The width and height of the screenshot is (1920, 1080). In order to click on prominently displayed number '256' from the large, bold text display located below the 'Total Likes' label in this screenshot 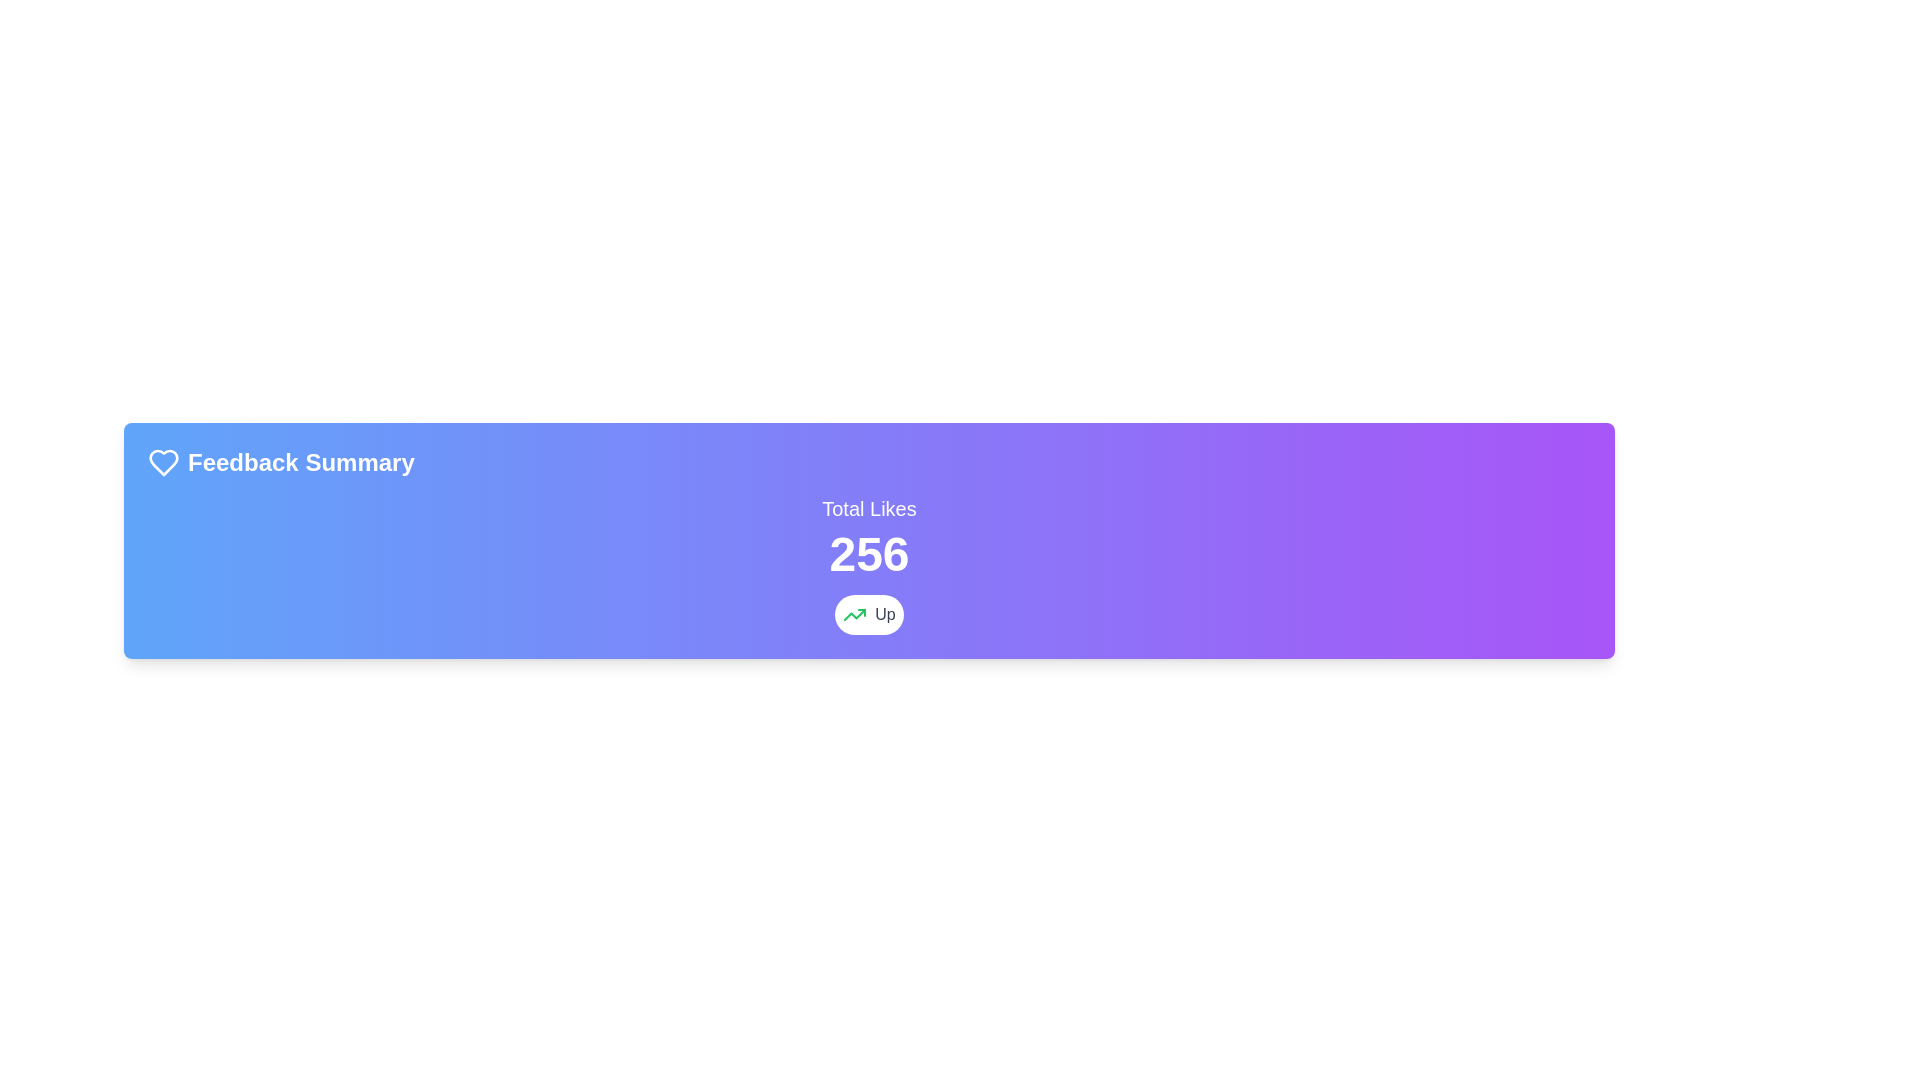, I will do `click(869, 555)`.